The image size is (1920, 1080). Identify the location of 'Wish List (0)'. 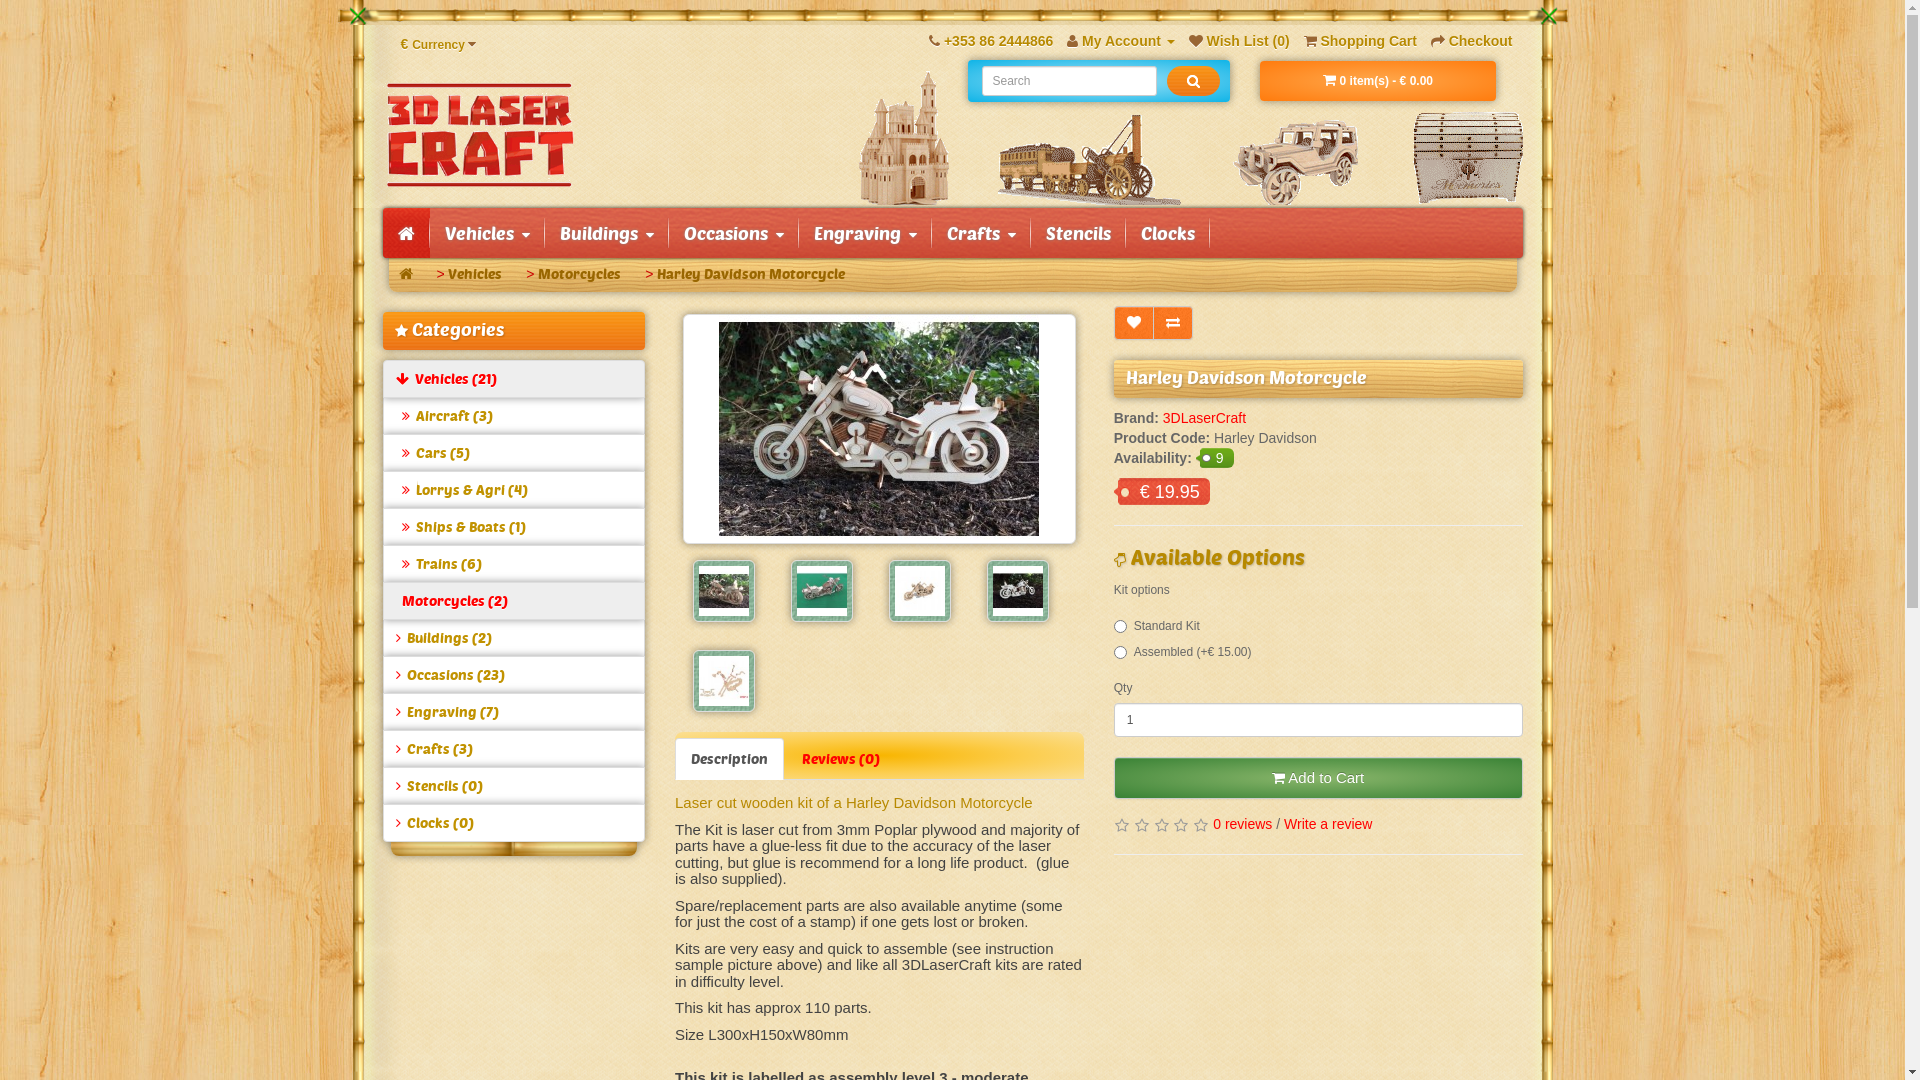
(1238, 41).